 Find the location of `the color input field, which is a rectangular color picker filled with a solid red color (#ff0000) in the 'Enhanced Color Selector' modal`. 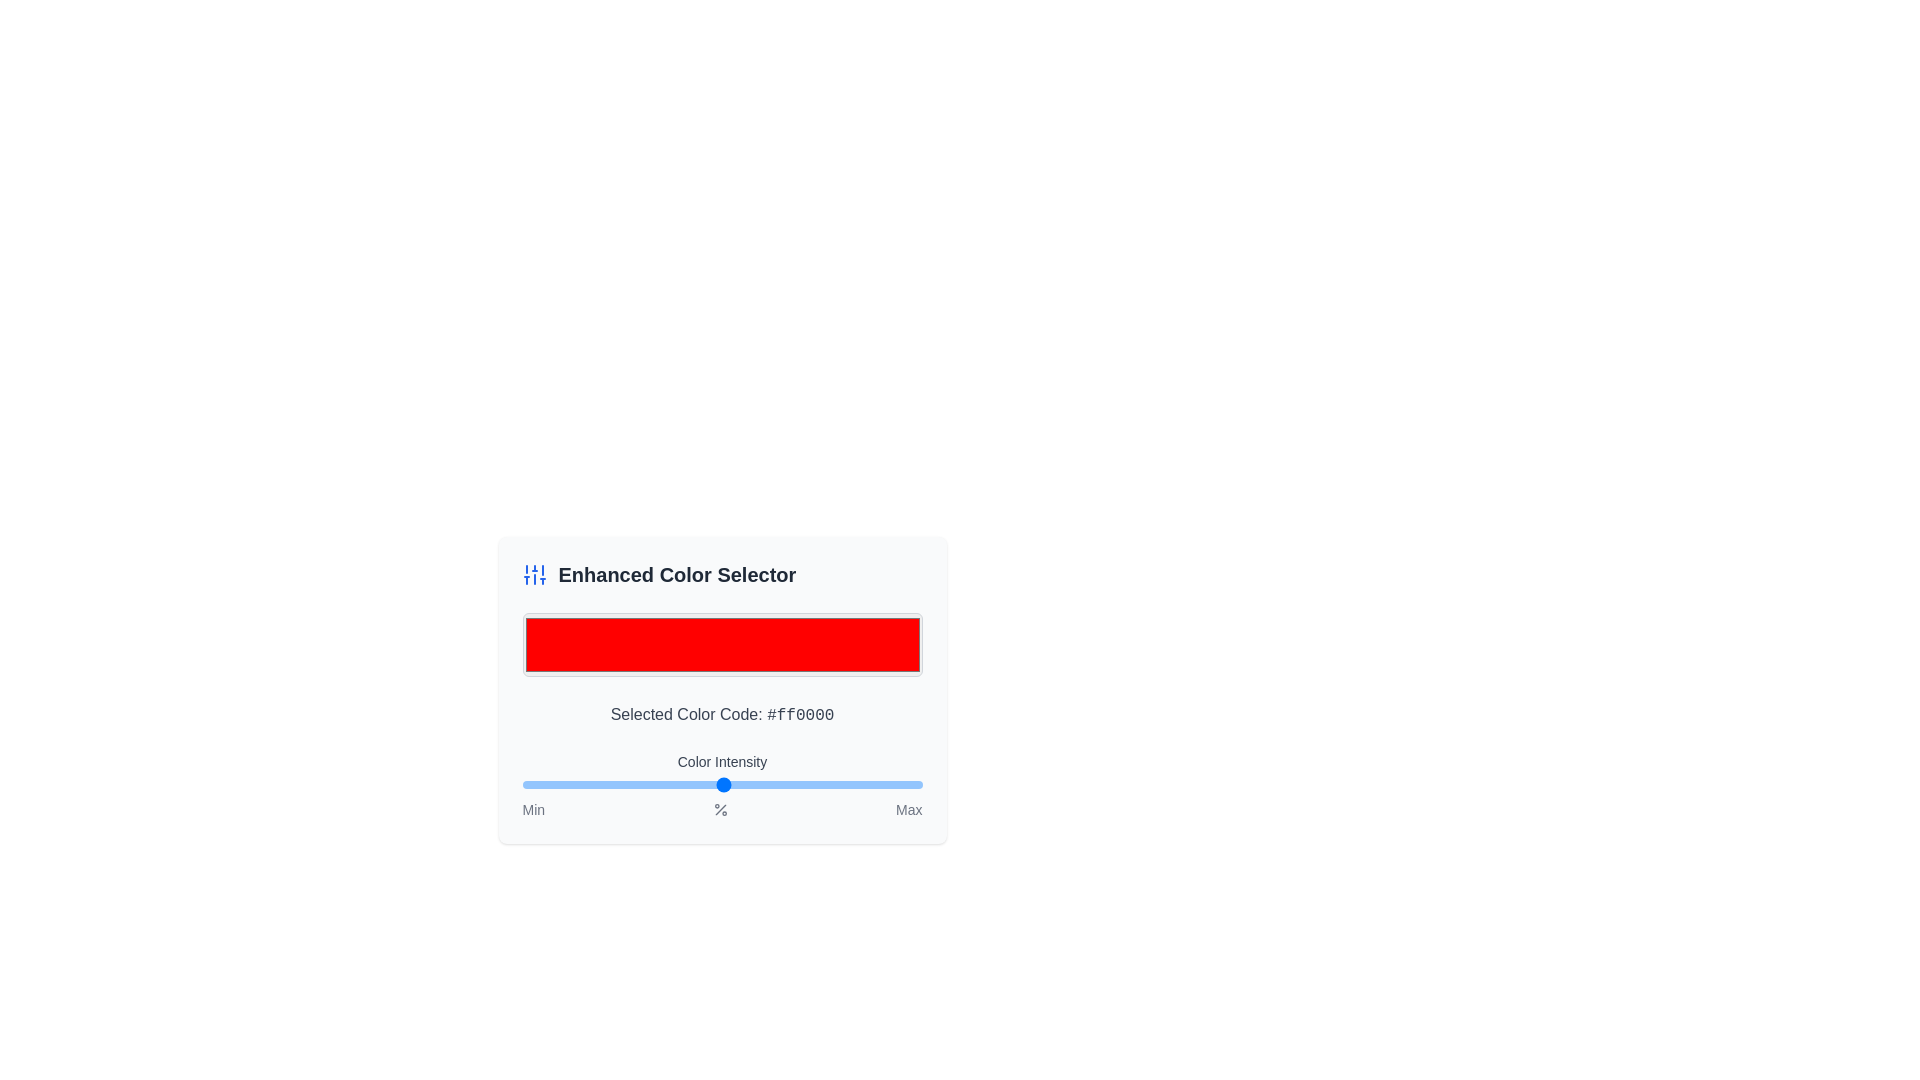

the color input field, which is a rectangular color picker filled with a solid red color (#ff0000) in the 'Enhanced Color Selector' modal is located at coordinates (721, 644).